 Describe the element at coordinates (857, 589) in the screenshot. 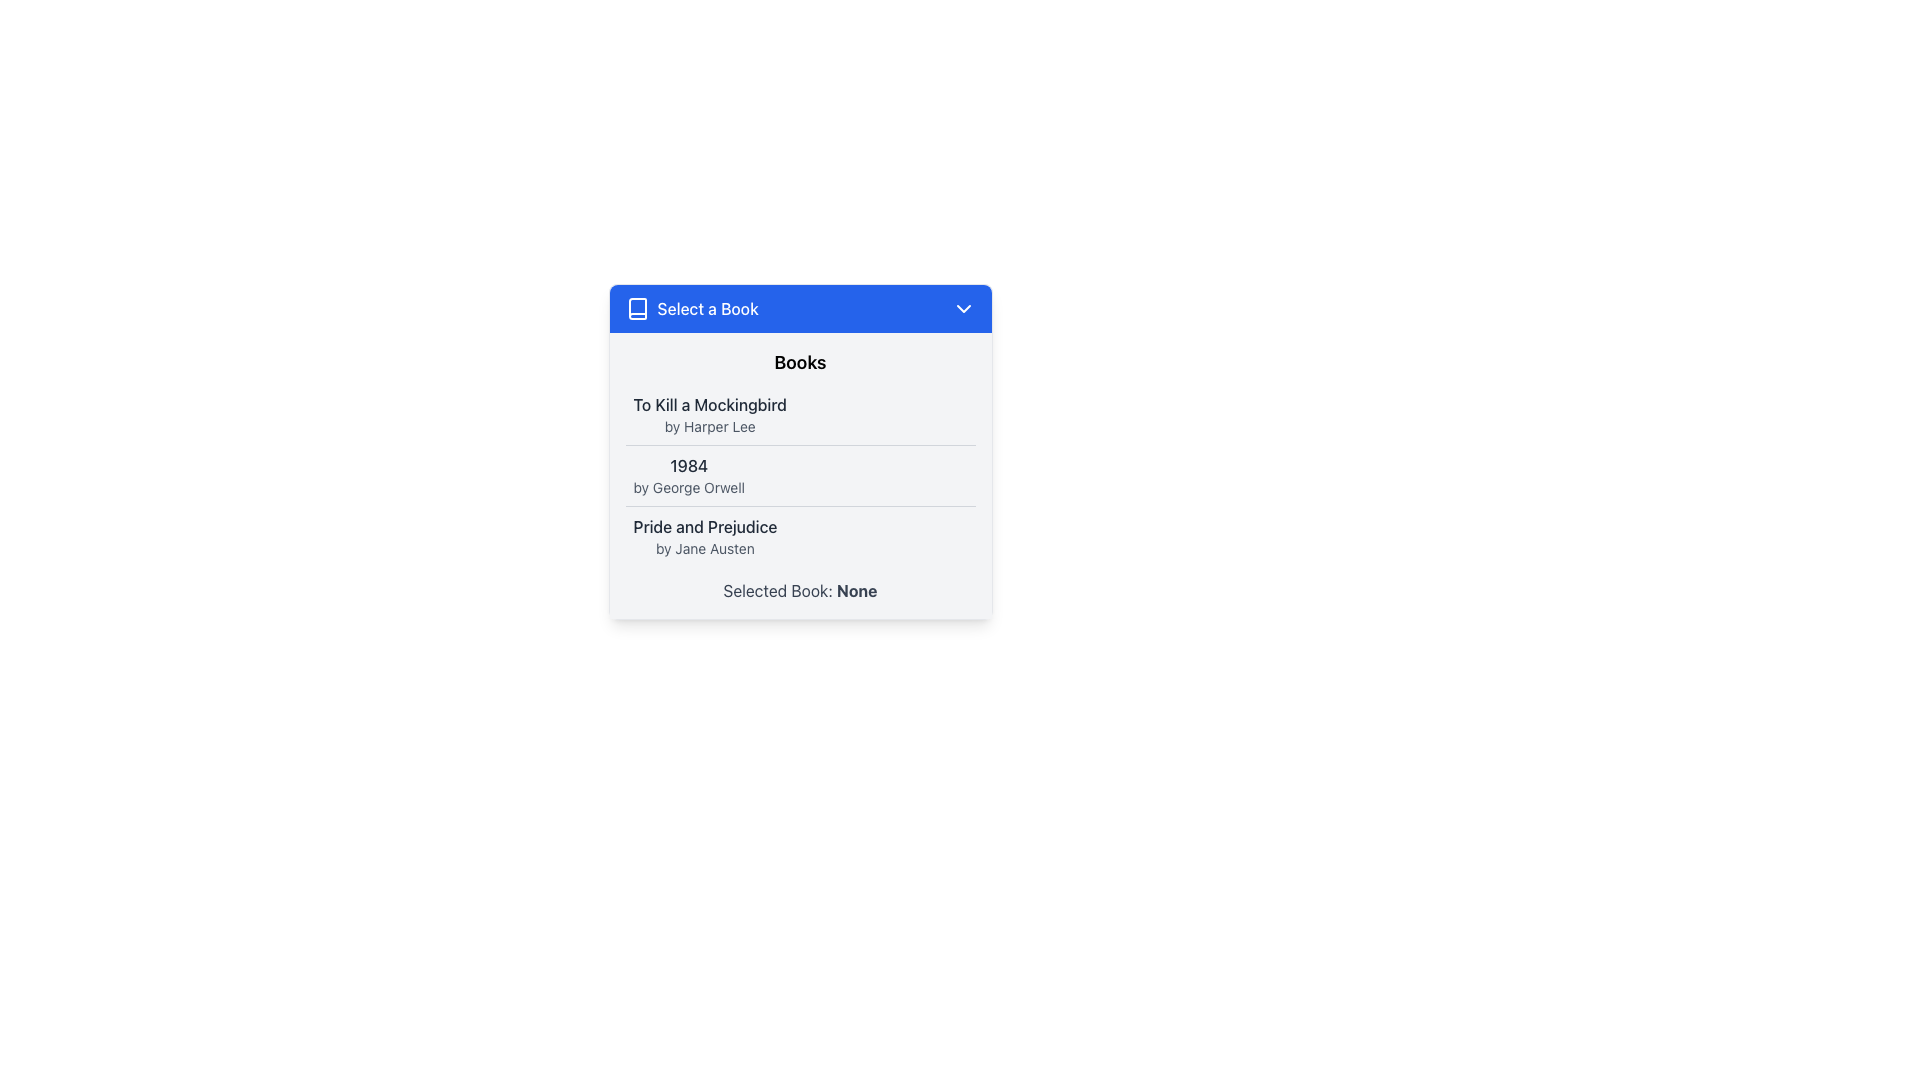

I see `the text label indicating 'None' which informs that no book has been selected` at that location.